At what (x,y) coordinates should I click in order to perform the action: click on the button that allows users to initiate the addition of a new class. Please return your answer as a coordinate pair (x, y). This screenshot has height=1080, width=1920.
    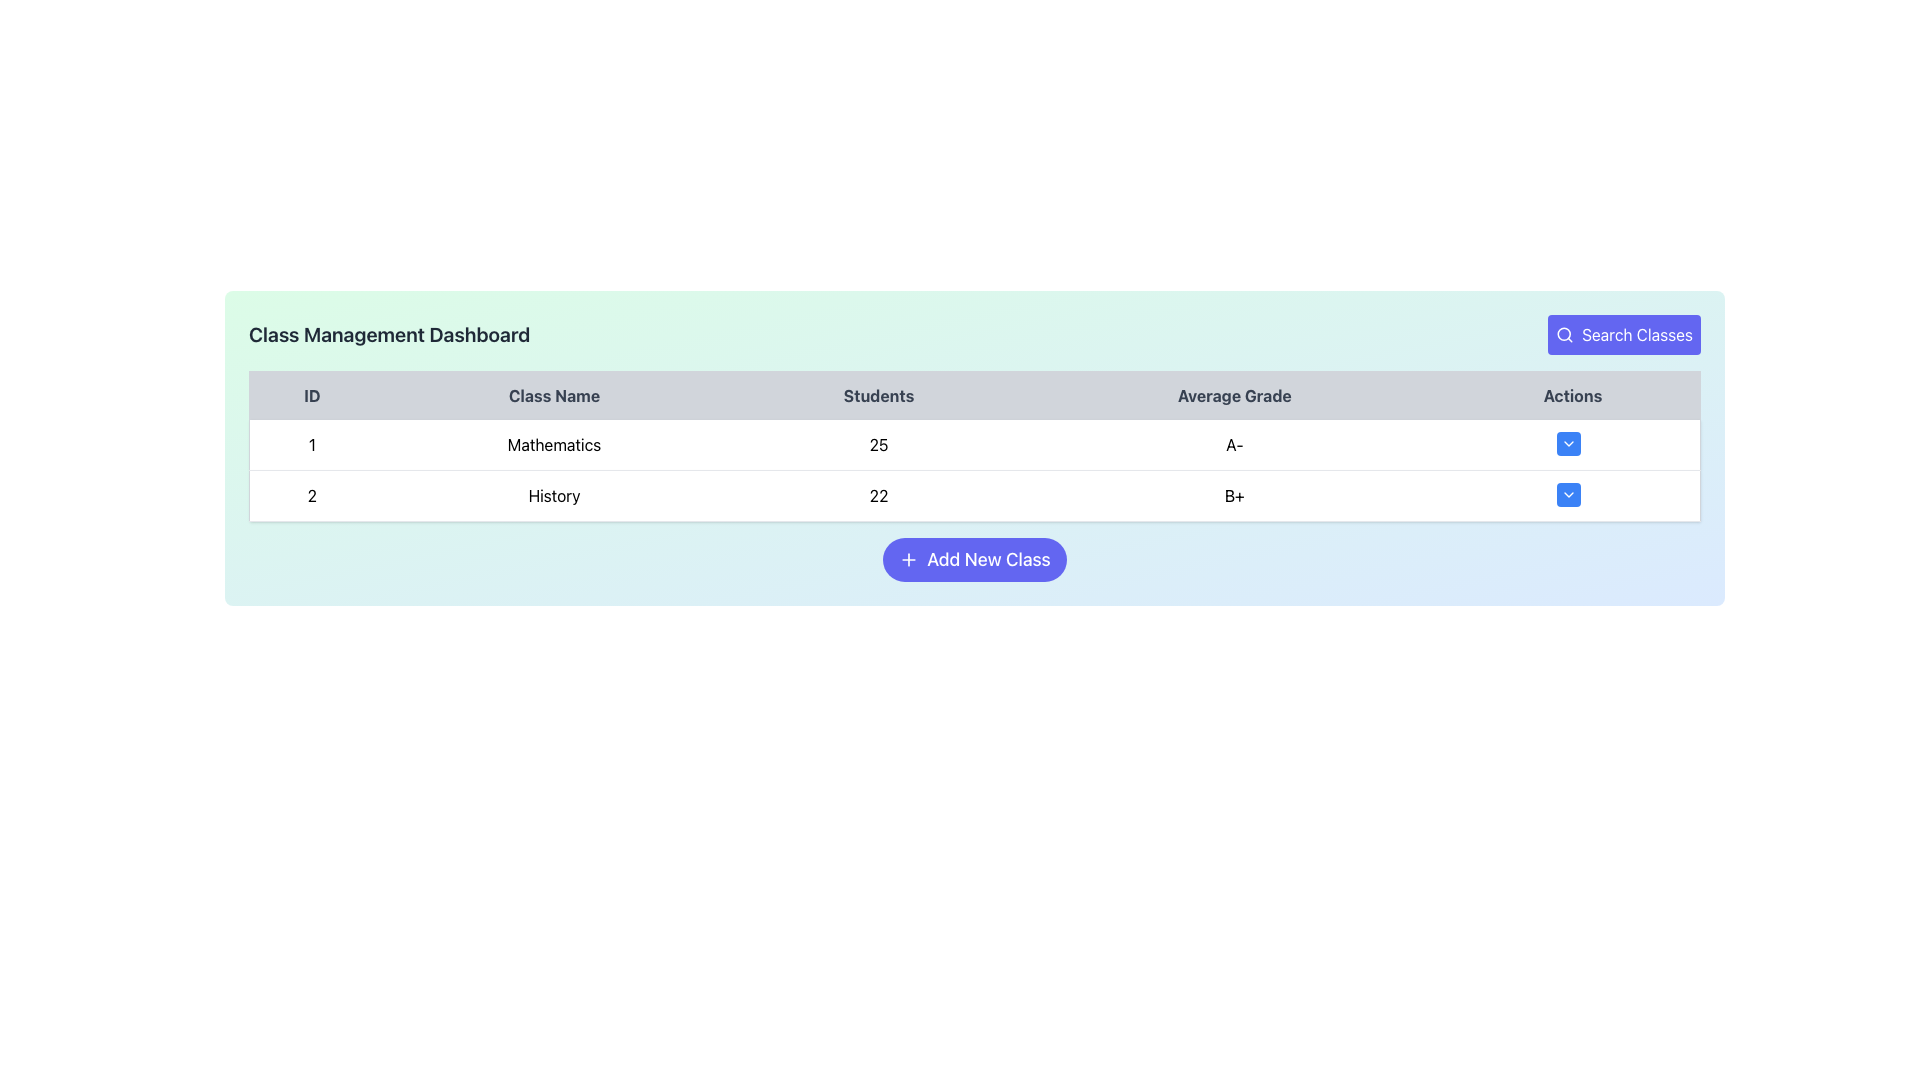
    Looking at the image, I should click on (974, 559).